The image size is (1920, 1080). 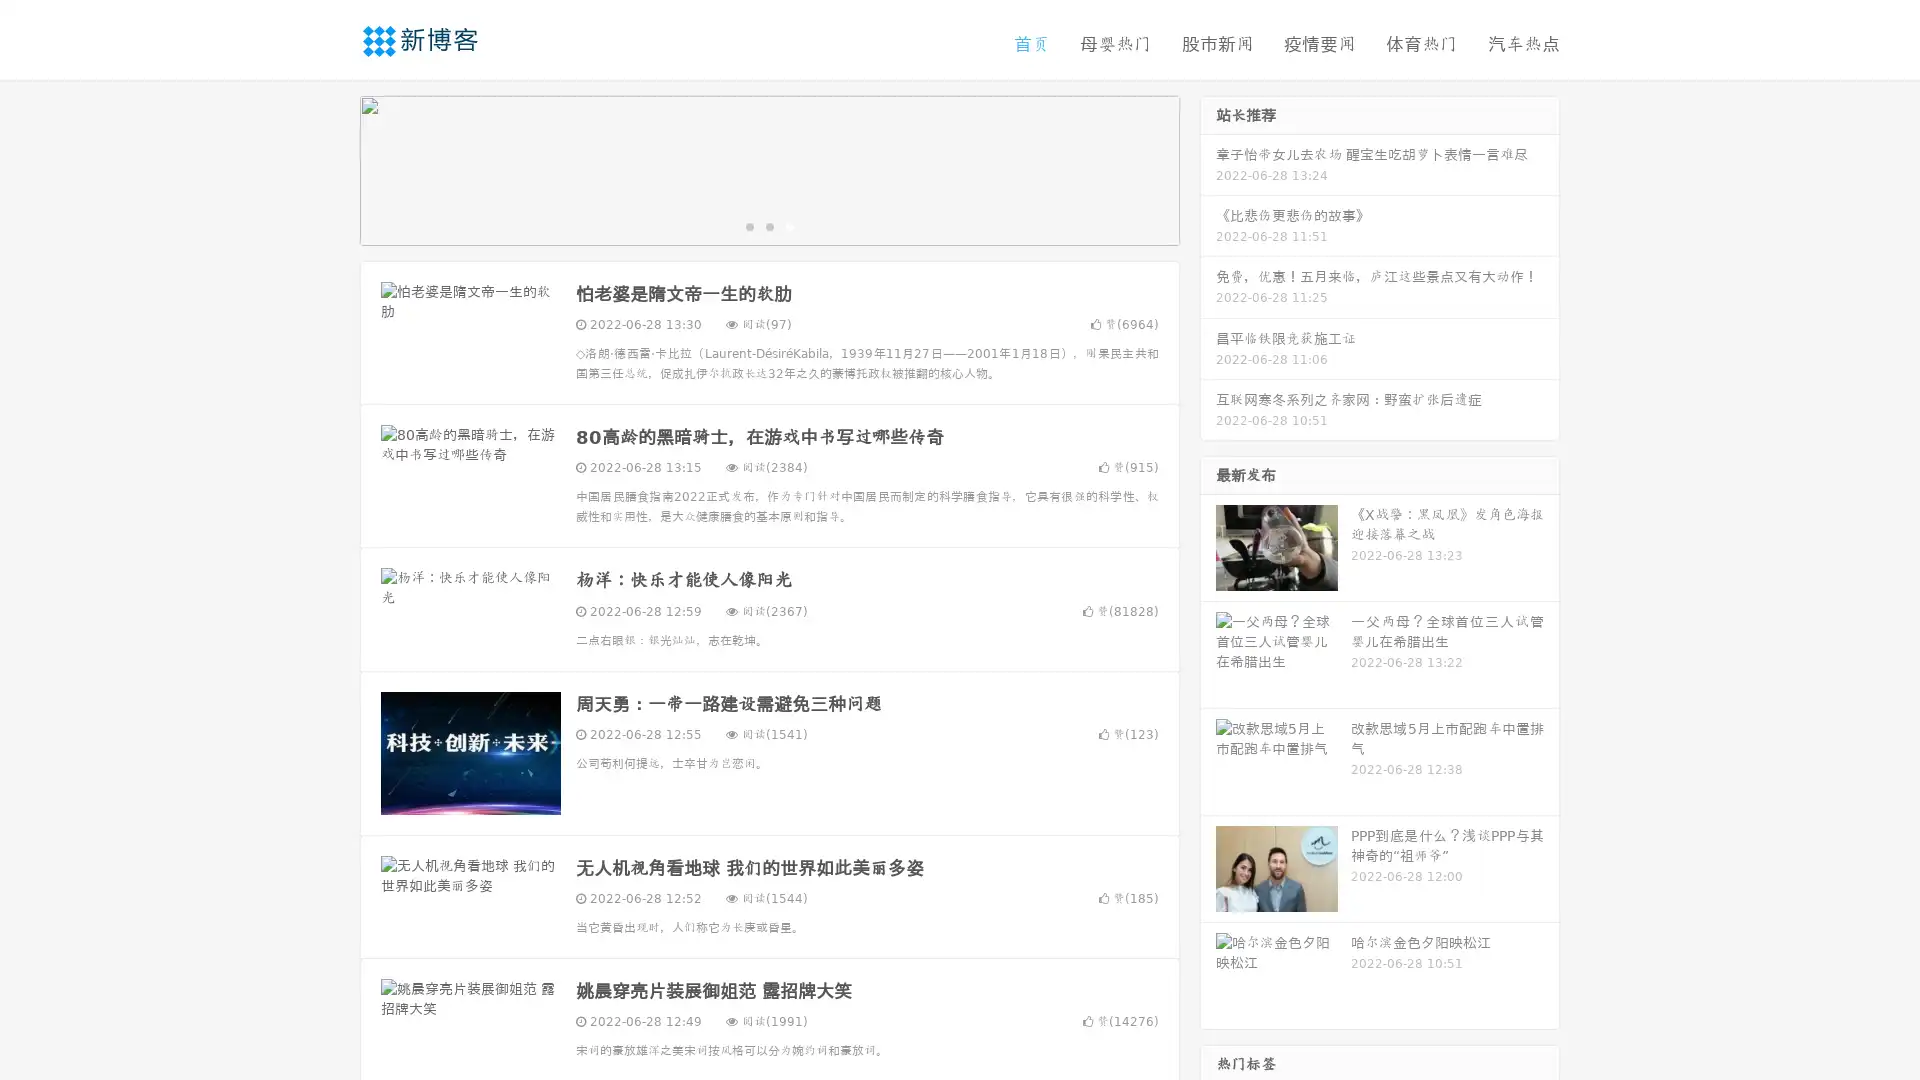 I want to click on Go to slide 2, so click(x=768, y=225).